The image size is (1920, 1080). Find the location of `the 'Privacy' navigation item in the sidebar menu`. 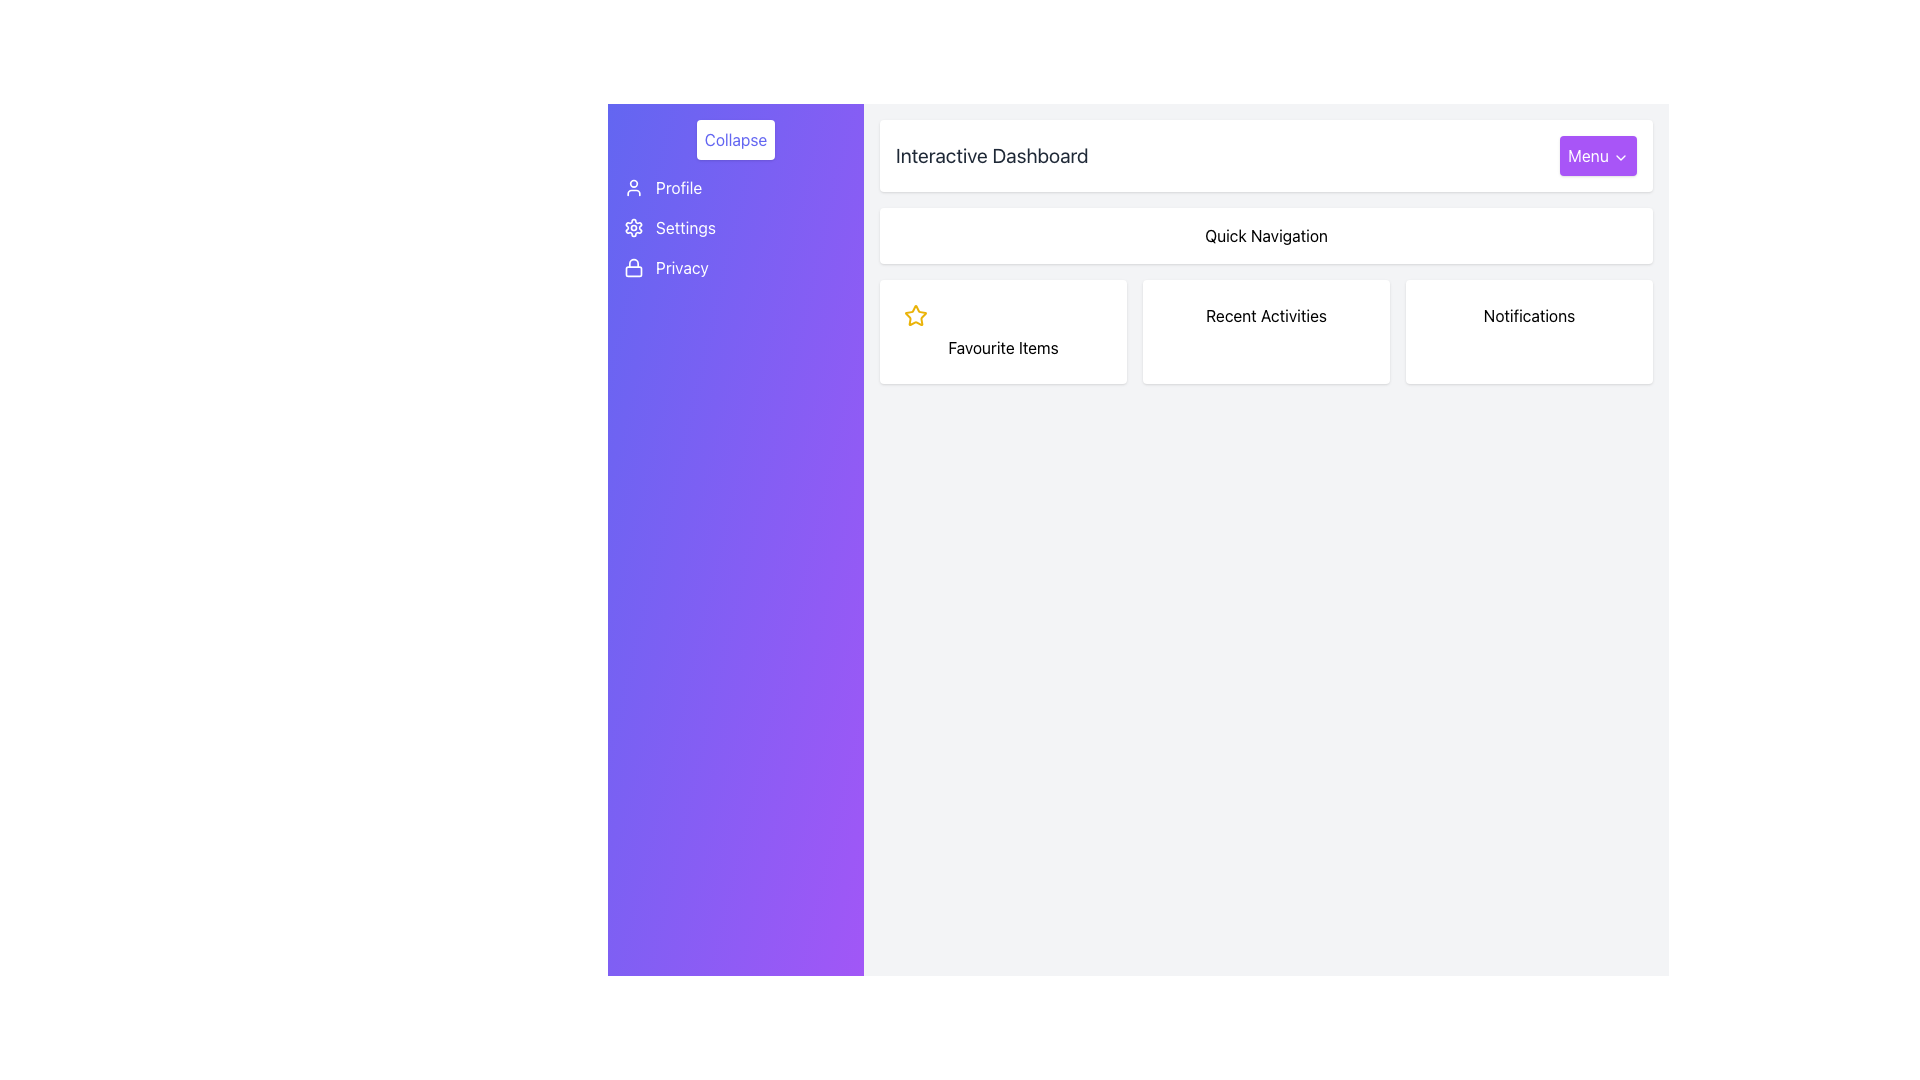

the 'Privacy' navigation item in the sidebar menu is located at coordinates (734, 266).